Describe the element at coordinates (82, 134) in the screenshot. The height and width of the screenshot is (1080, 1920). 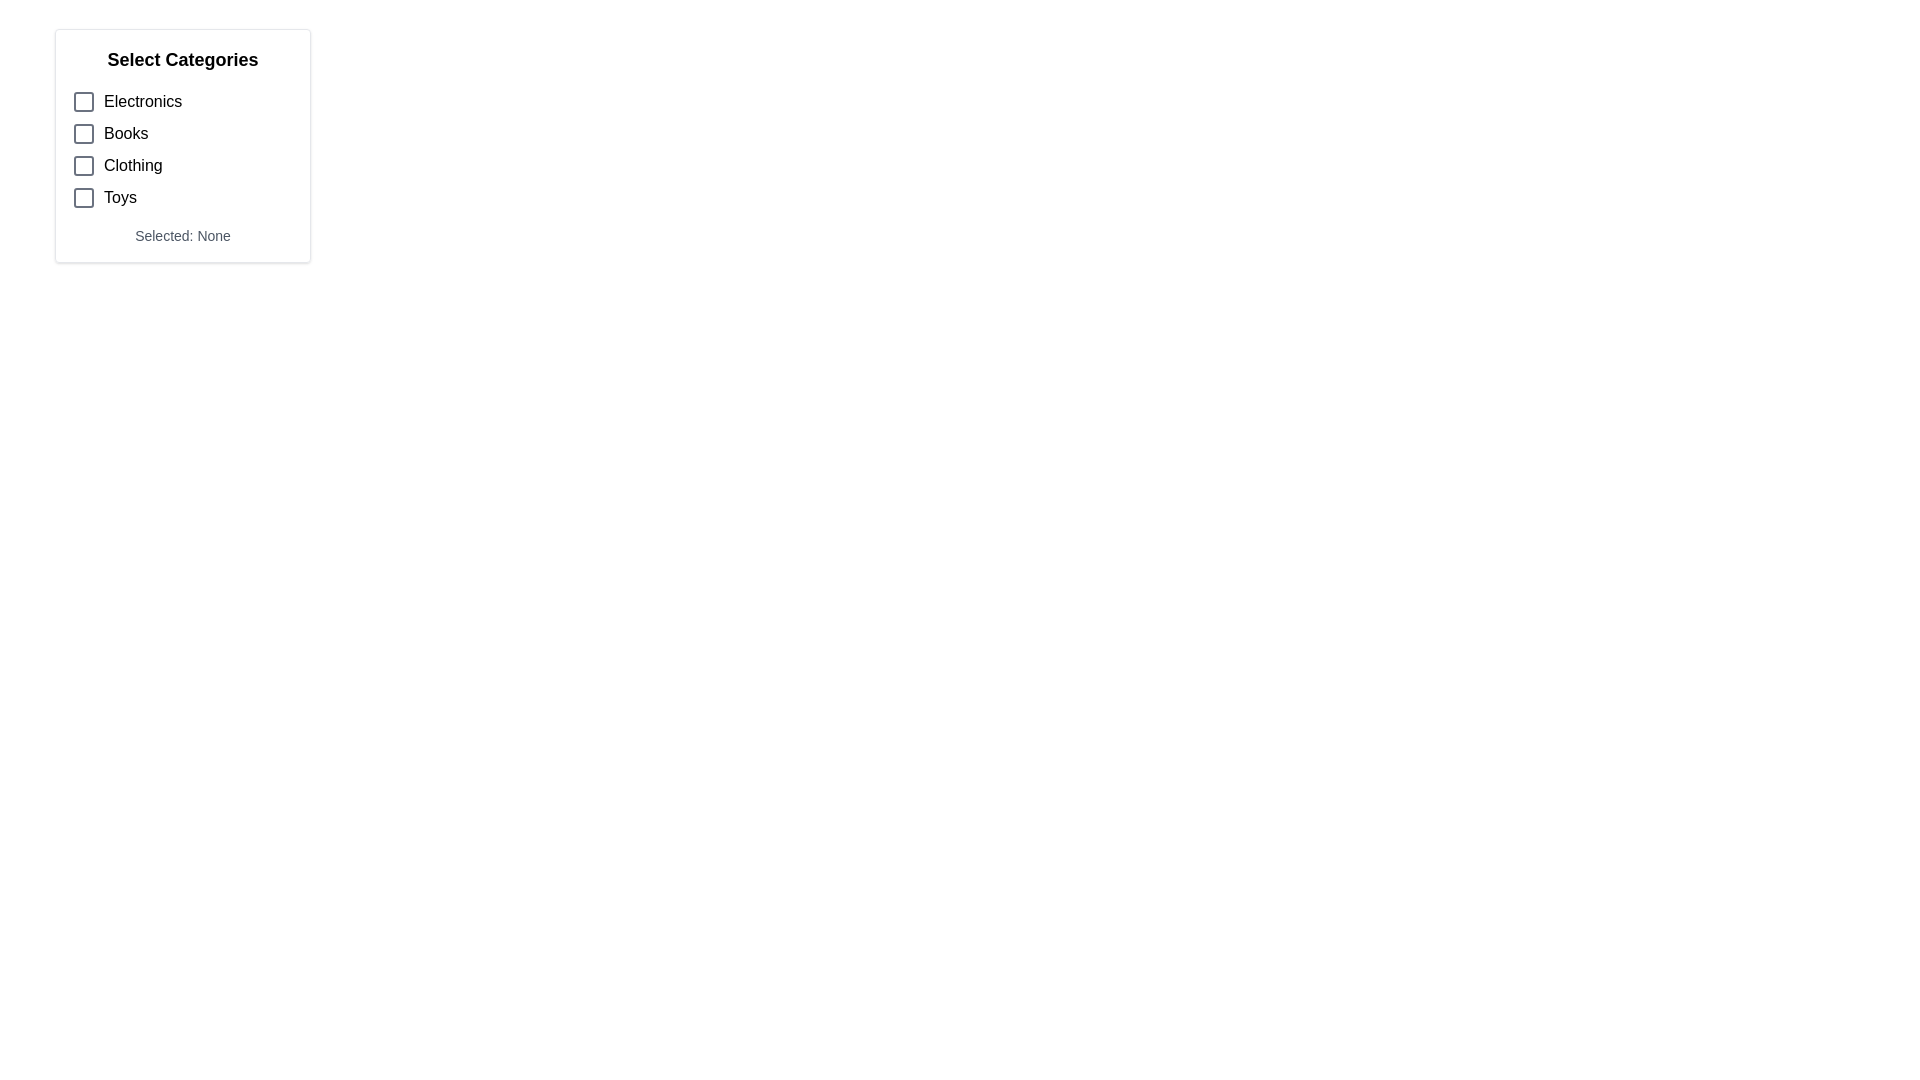
I see `on the marked checkbox in the second position of a list of four checkboxes` at that location.